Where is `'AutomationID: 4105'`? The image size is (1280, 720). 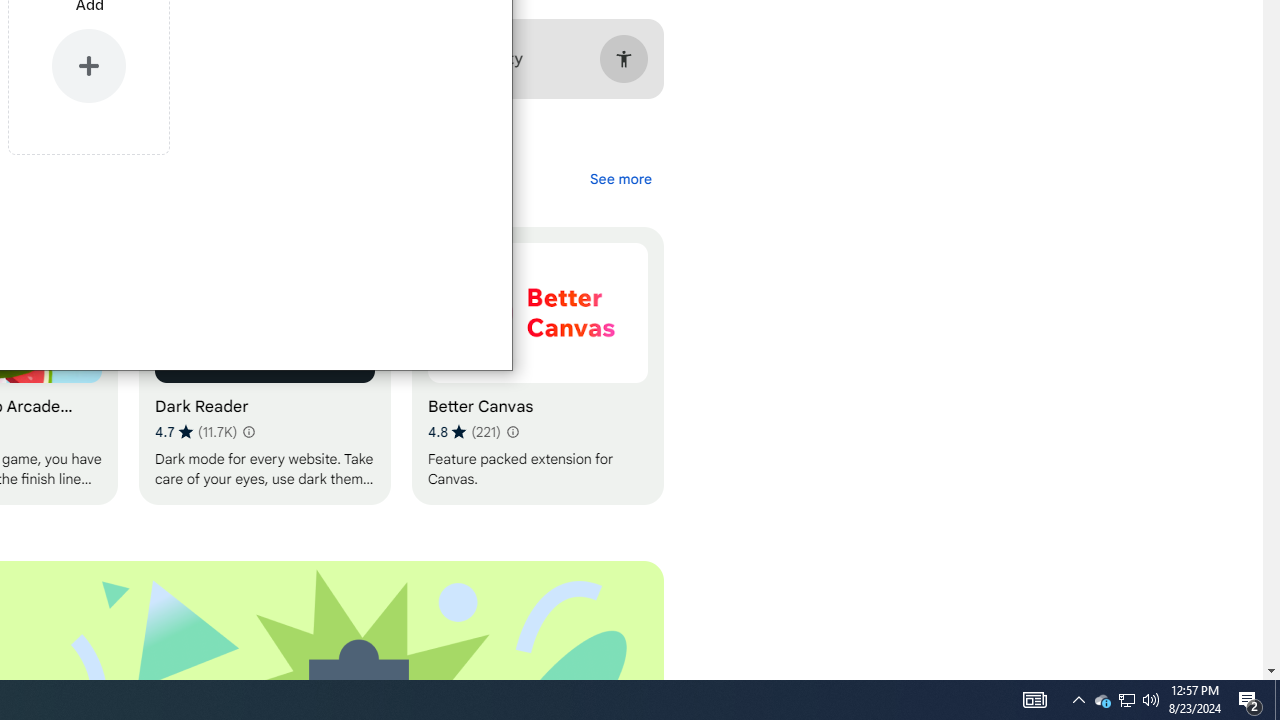
'AutomationID: 4105' is located at coordinates (1034, 698).